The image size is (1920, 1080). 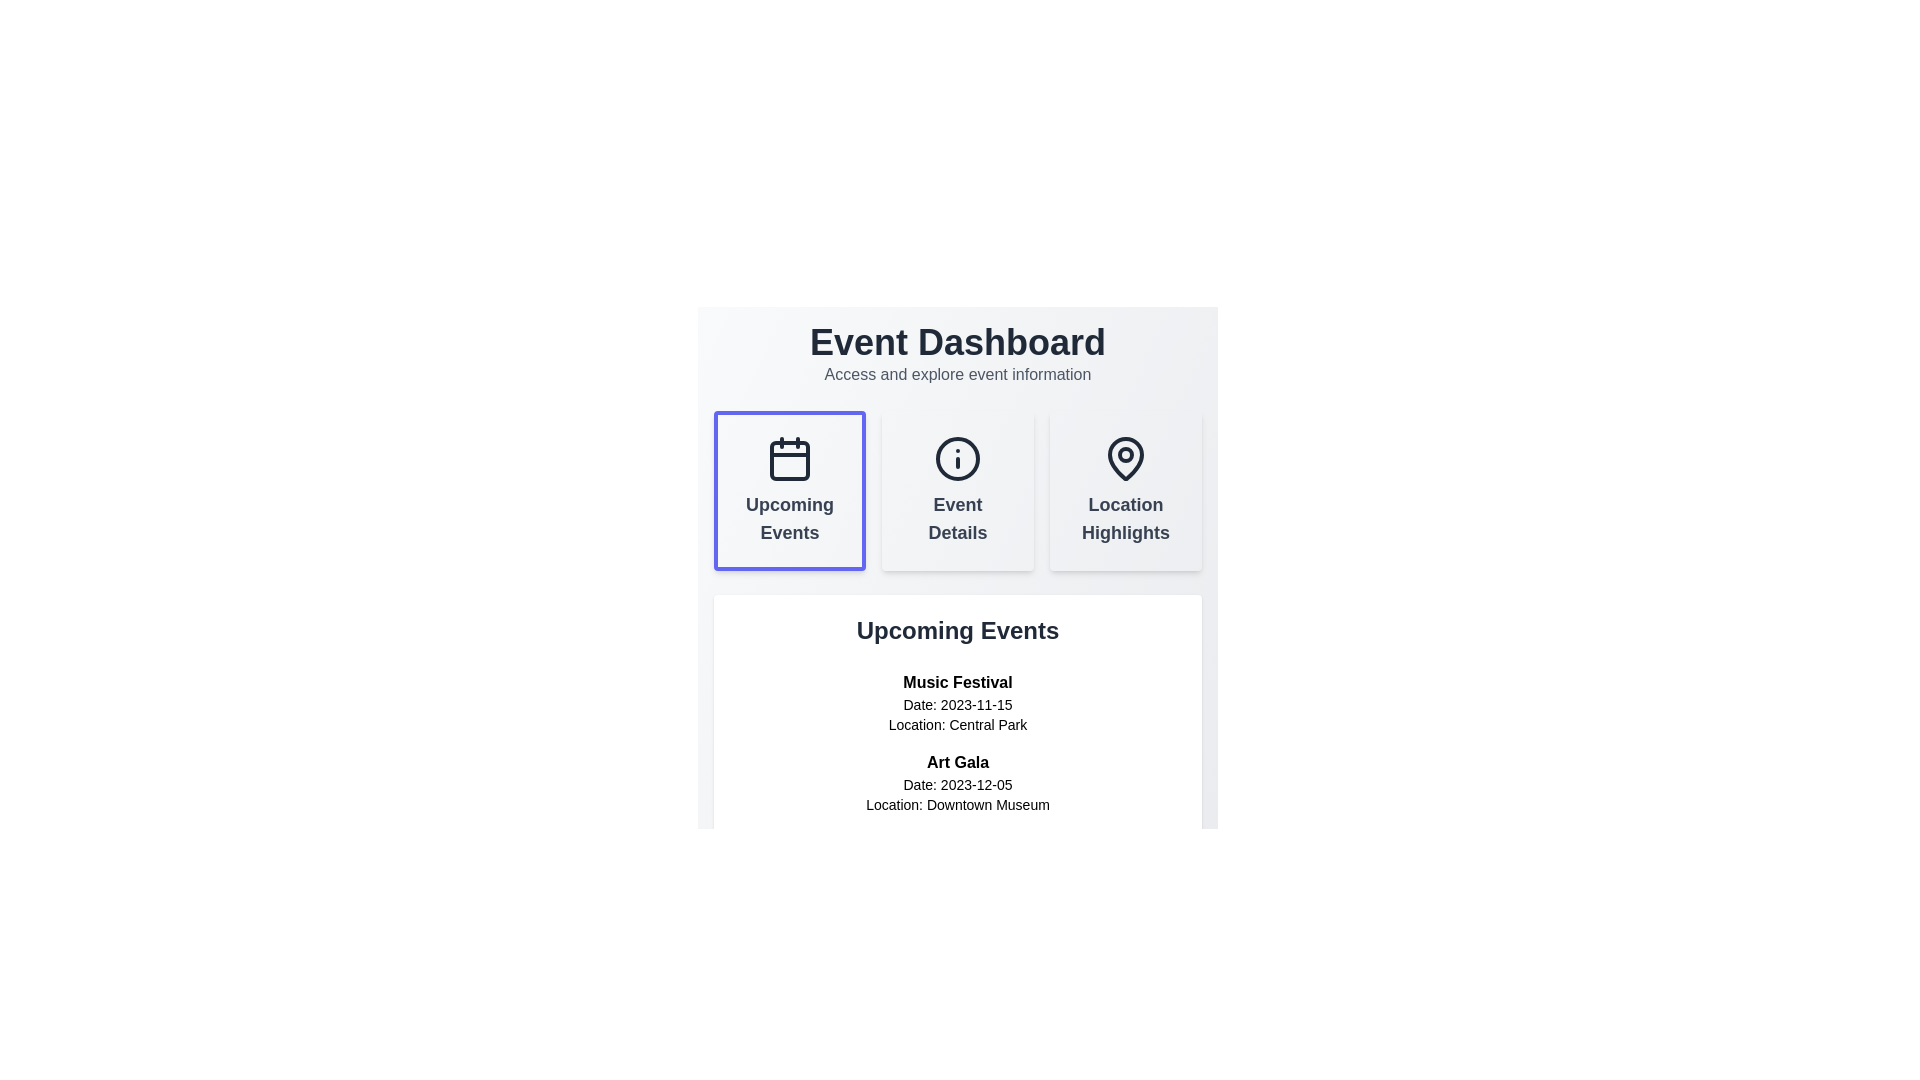 I want to click on the text label reading 'Event Details', which is styled with a bold font and gray coloration, located centrally below an info icon, so click(x=957, y=518).